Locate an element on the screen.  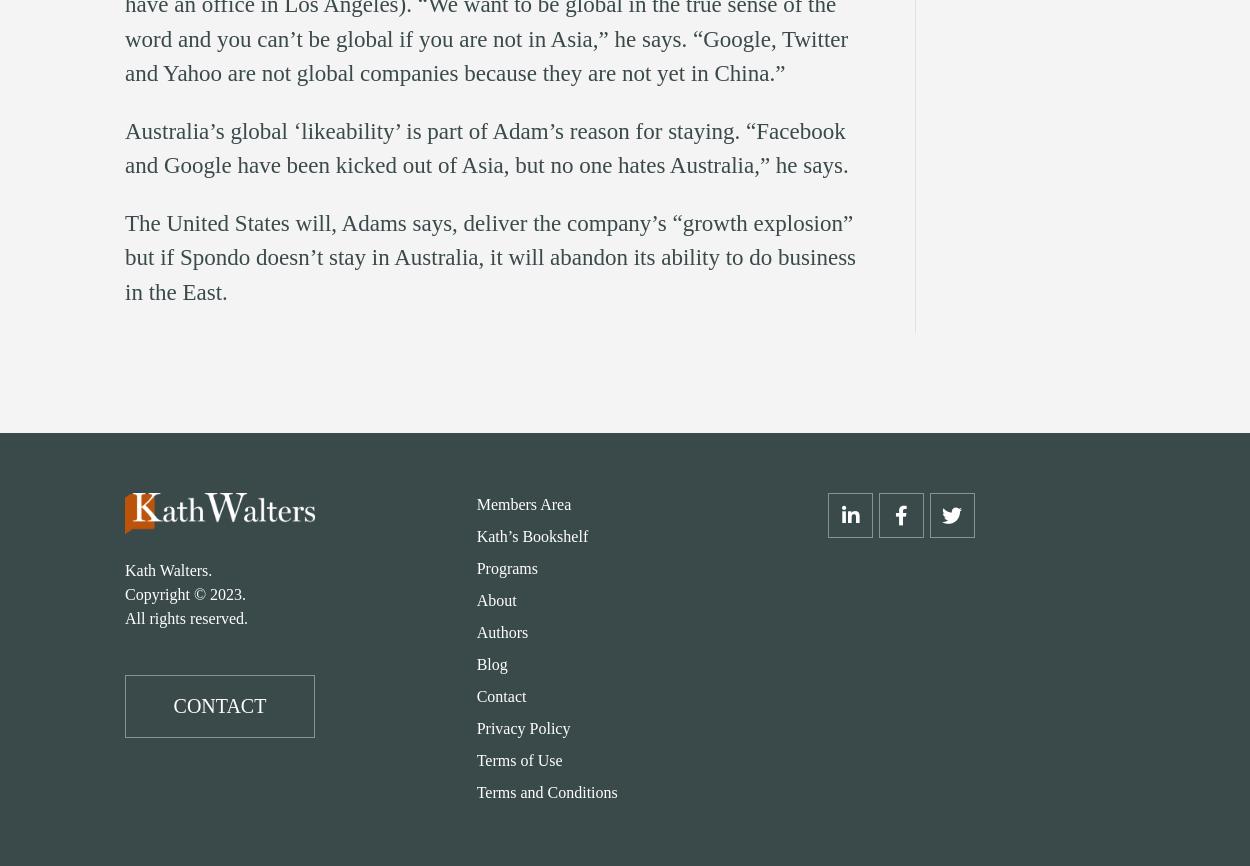
'CONTACT' is located at coordinates (218, 704).